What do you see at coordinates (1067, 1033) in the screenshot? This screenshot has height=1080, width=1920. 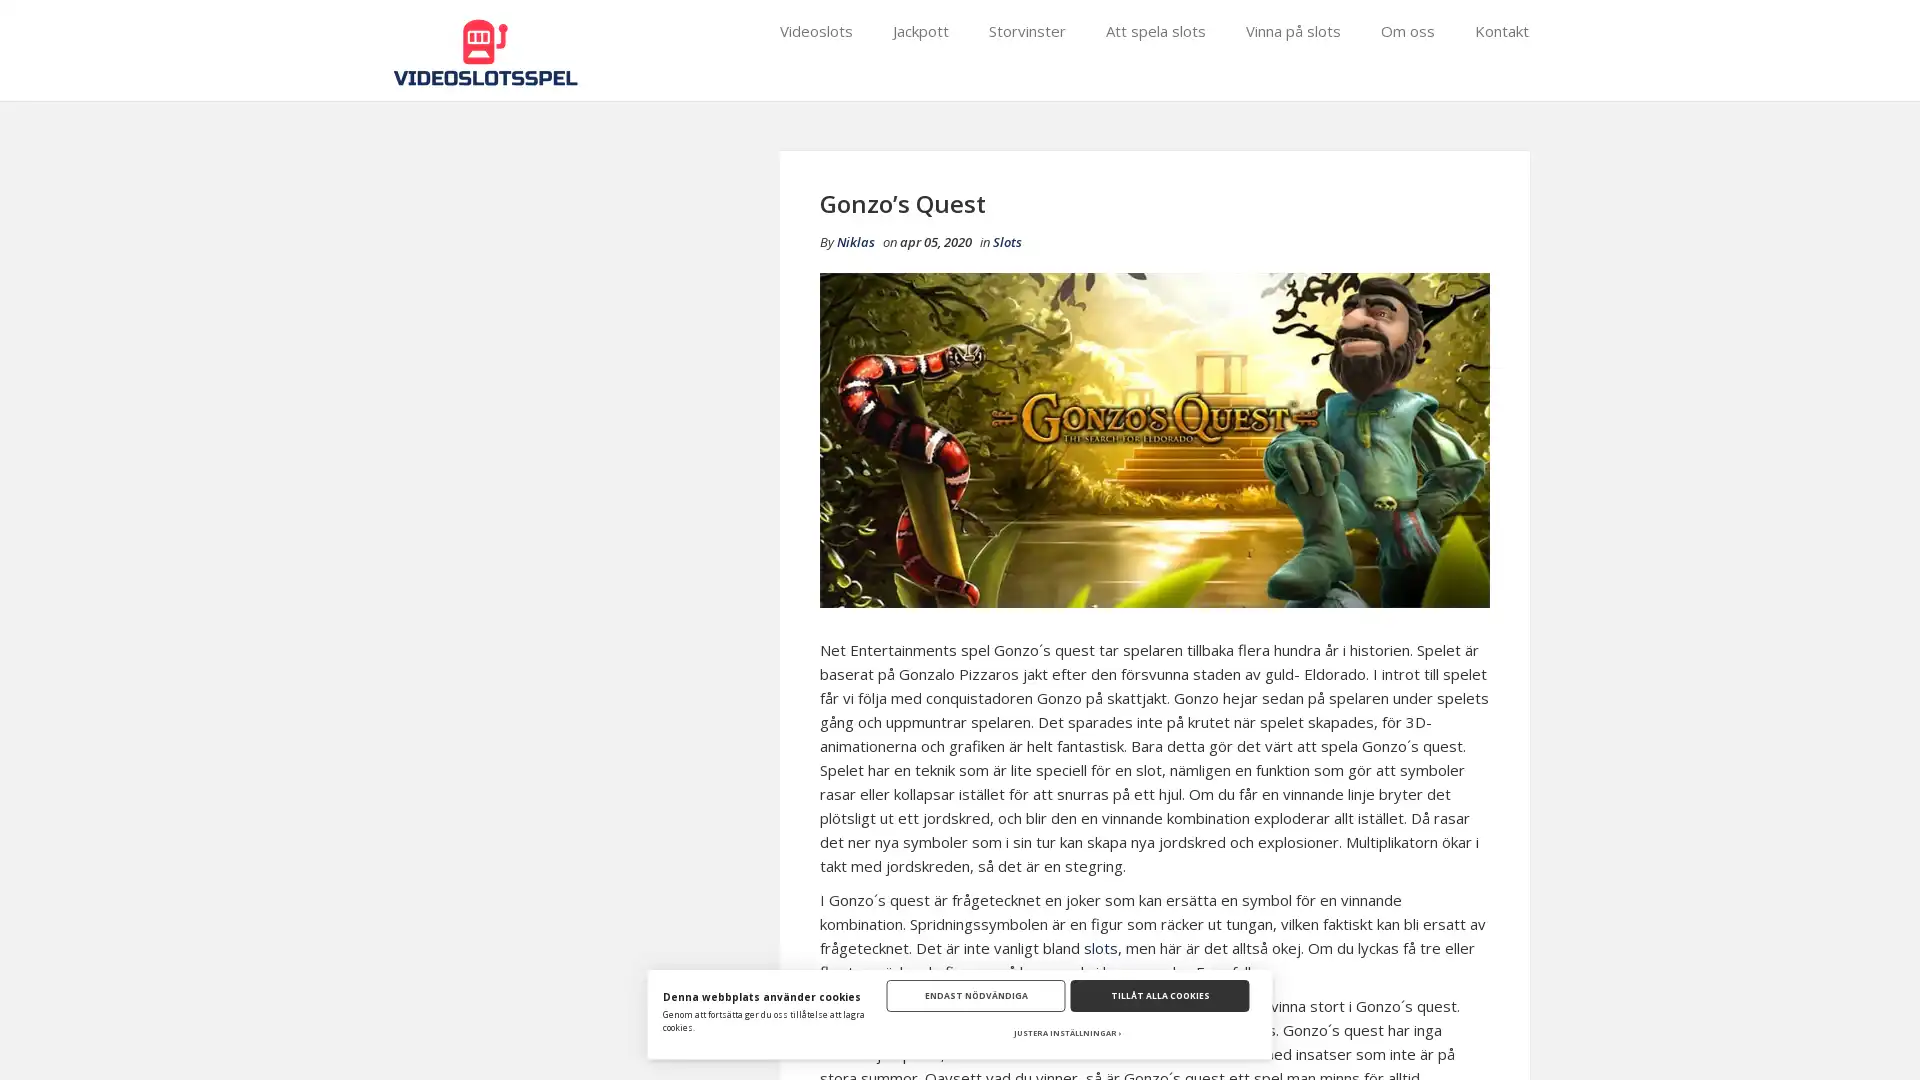 I see `JUSTERA INSTALLNINGAR` at bounding box center [1067, 1033].